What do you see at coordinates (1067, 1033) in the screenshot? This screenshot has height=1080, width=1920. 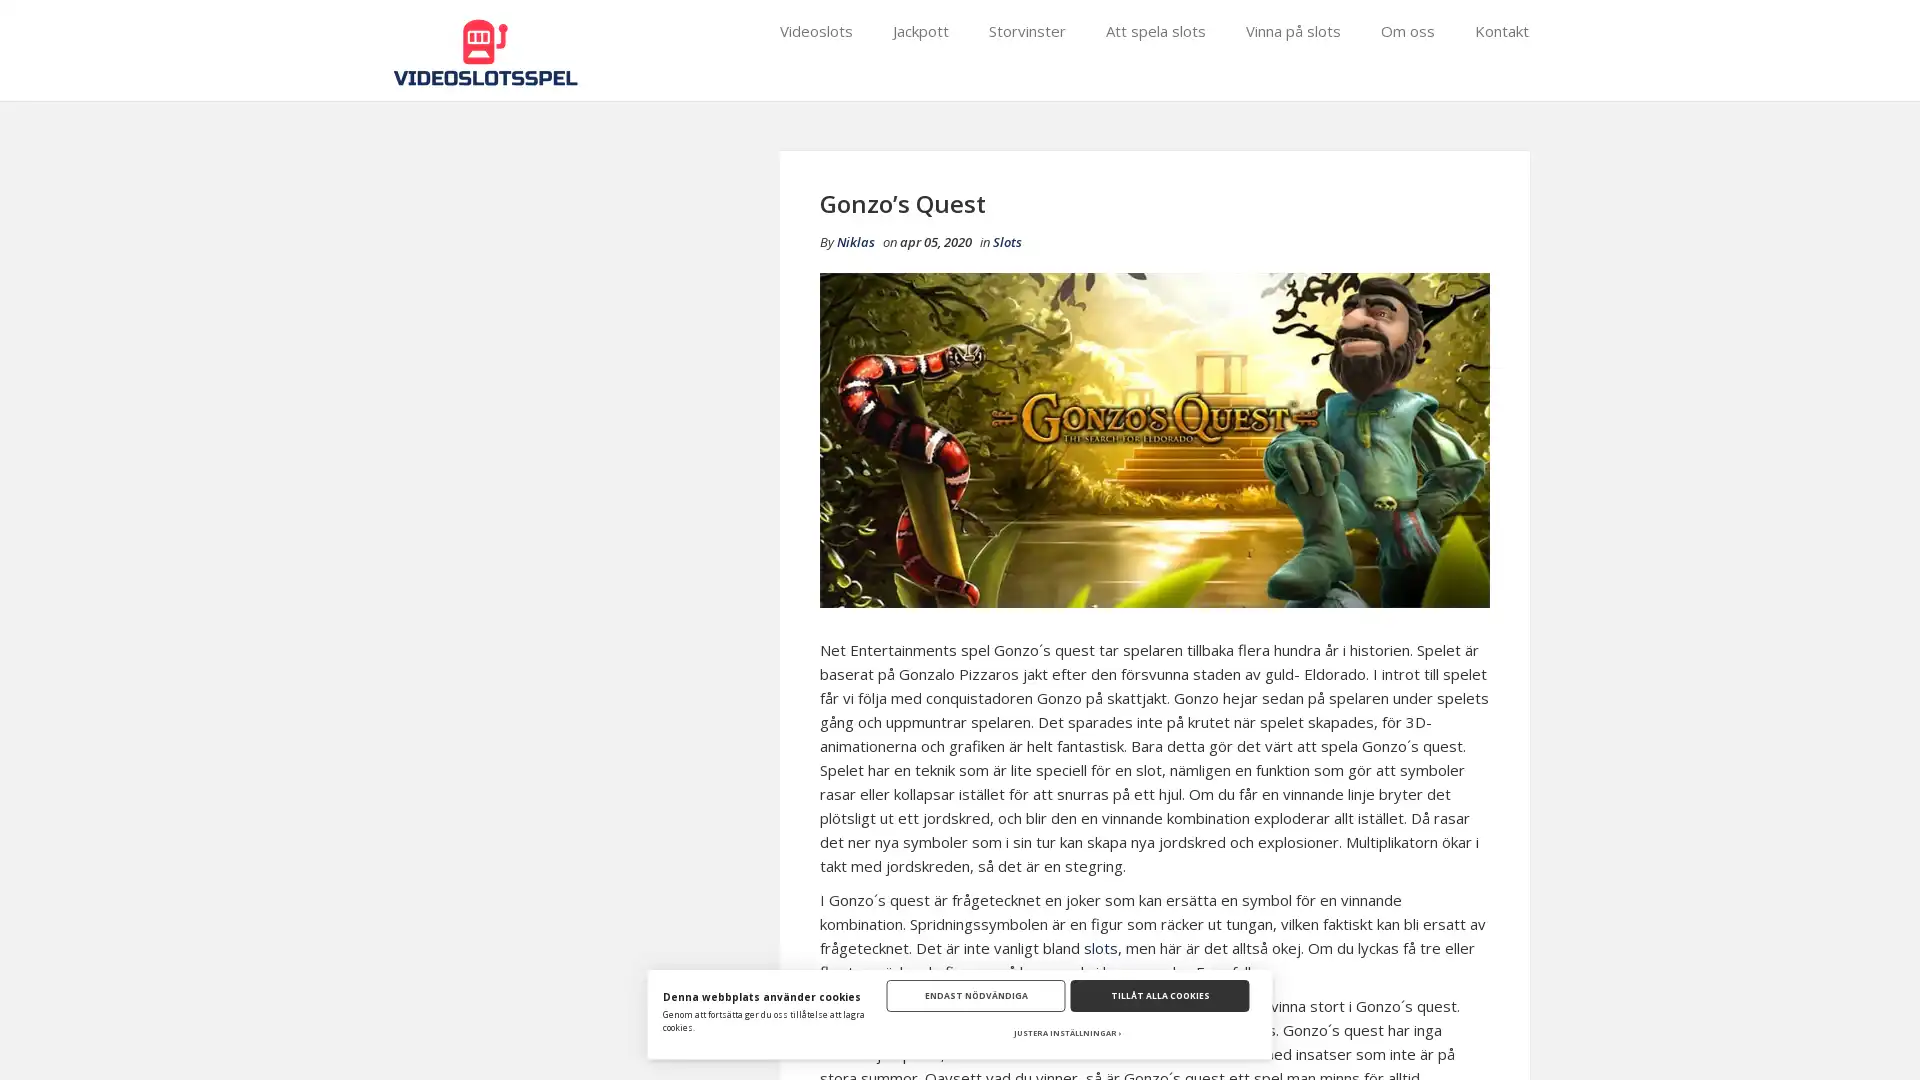 I see `JUSTERA INSTALLNINGAR` at bounding box center [1067, 1033].